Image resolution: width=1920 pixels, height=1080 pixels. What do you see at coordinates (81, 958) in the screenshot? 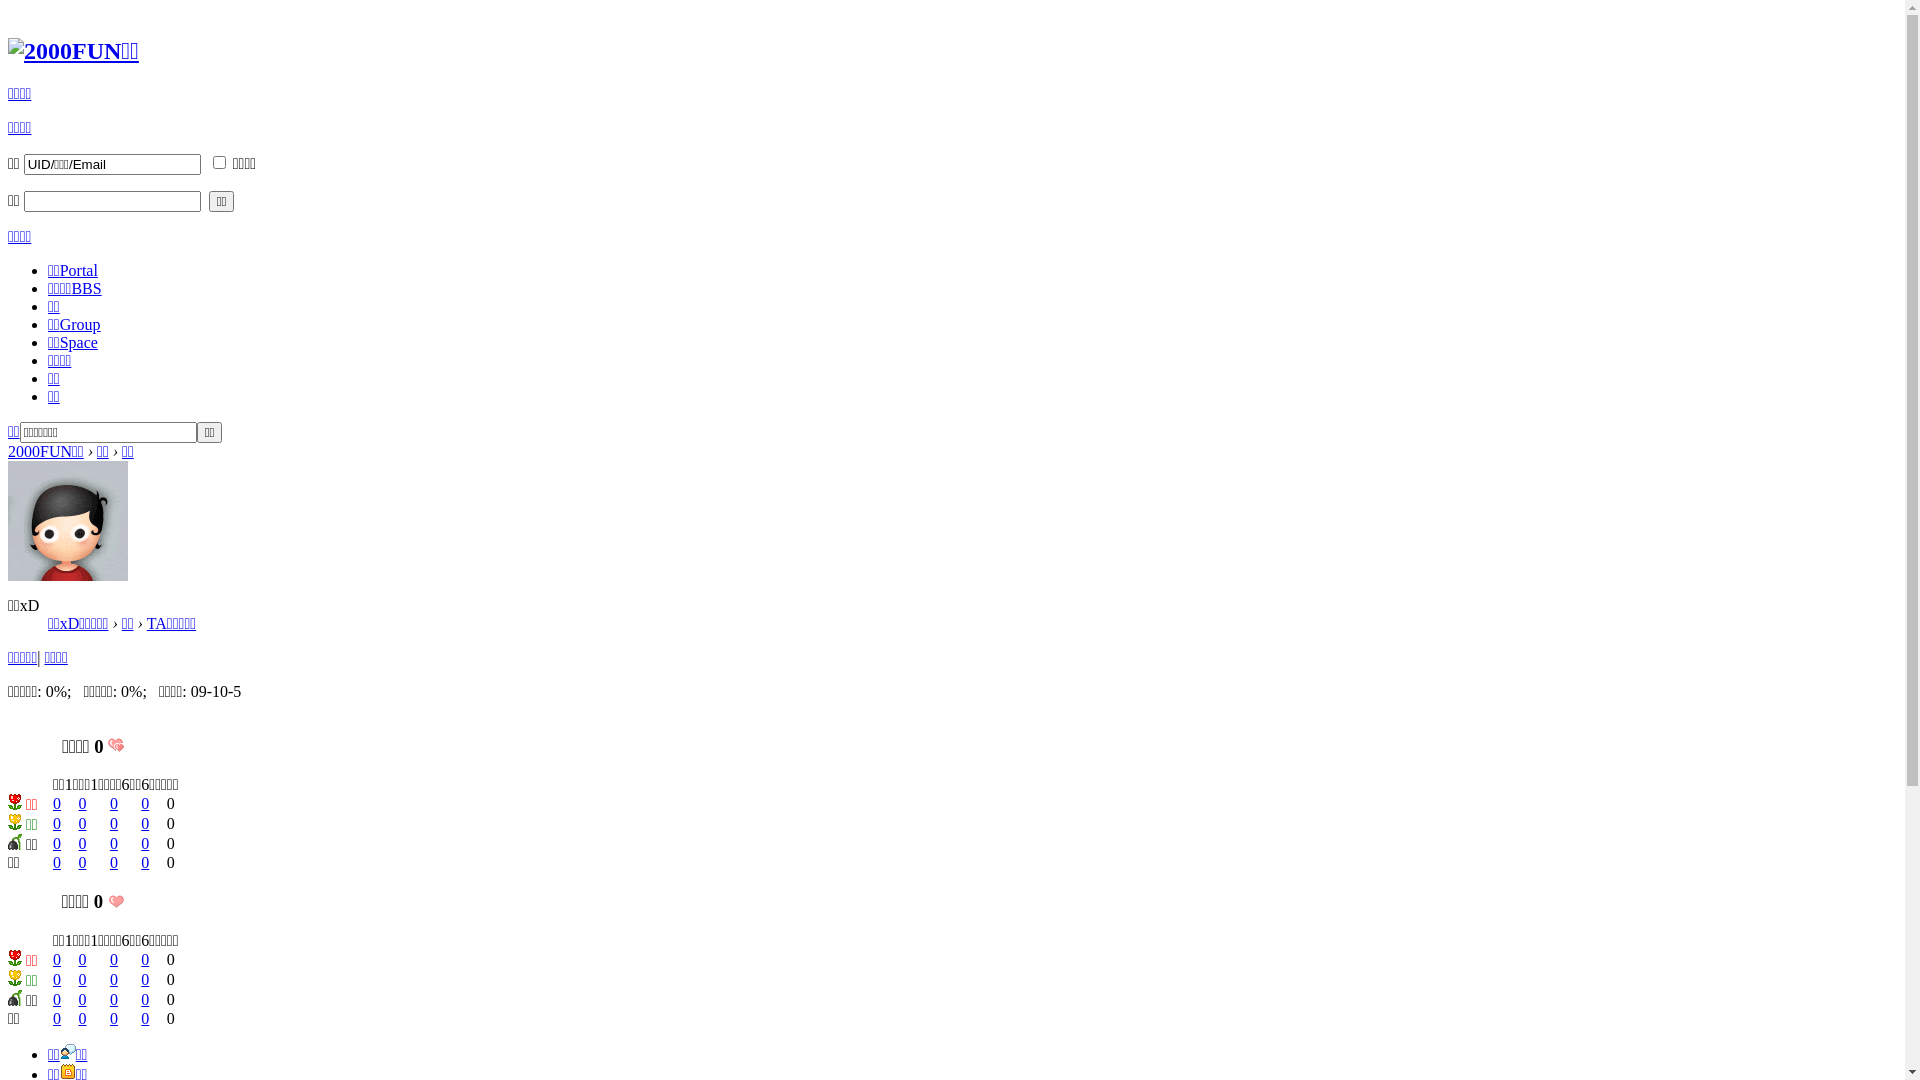
I see `'0'` at bounding box center [81, 958].